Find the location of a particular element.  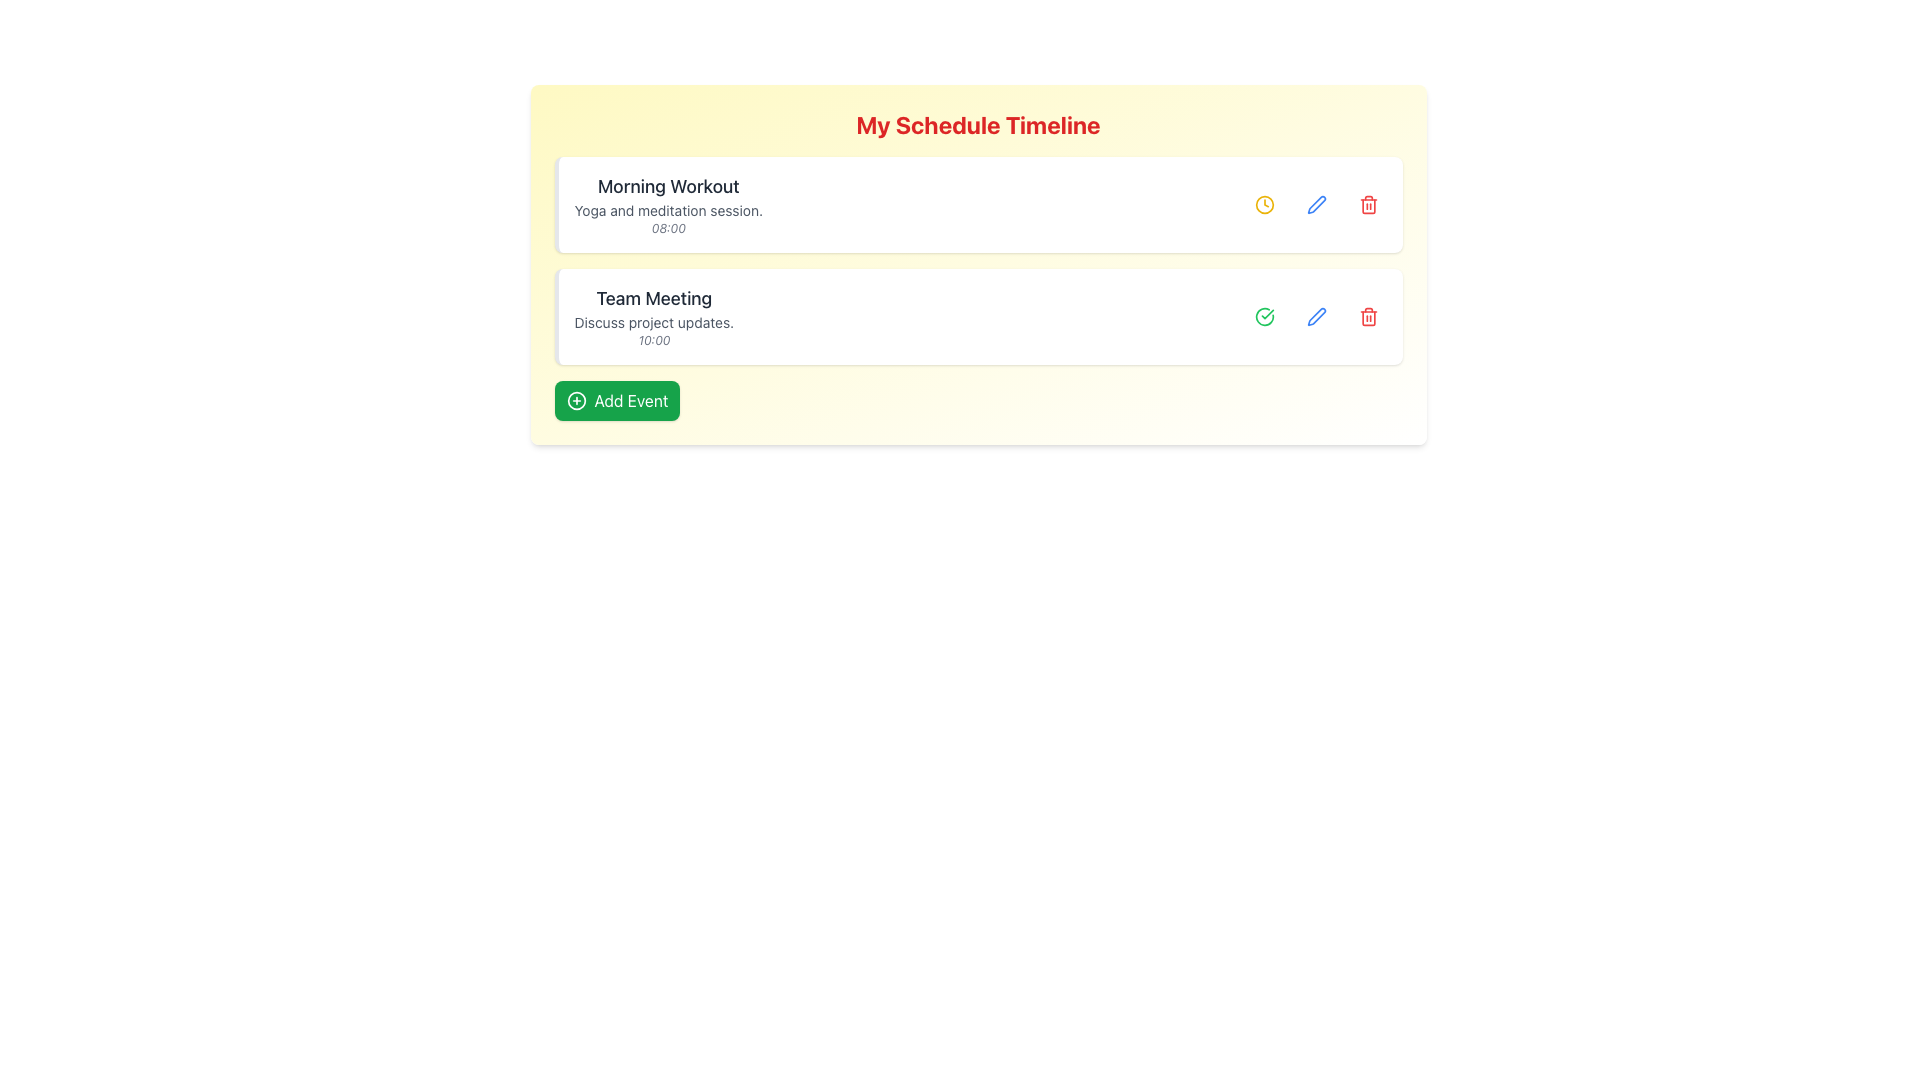

the 'Add Event' button is located at coordinates (616, 401).